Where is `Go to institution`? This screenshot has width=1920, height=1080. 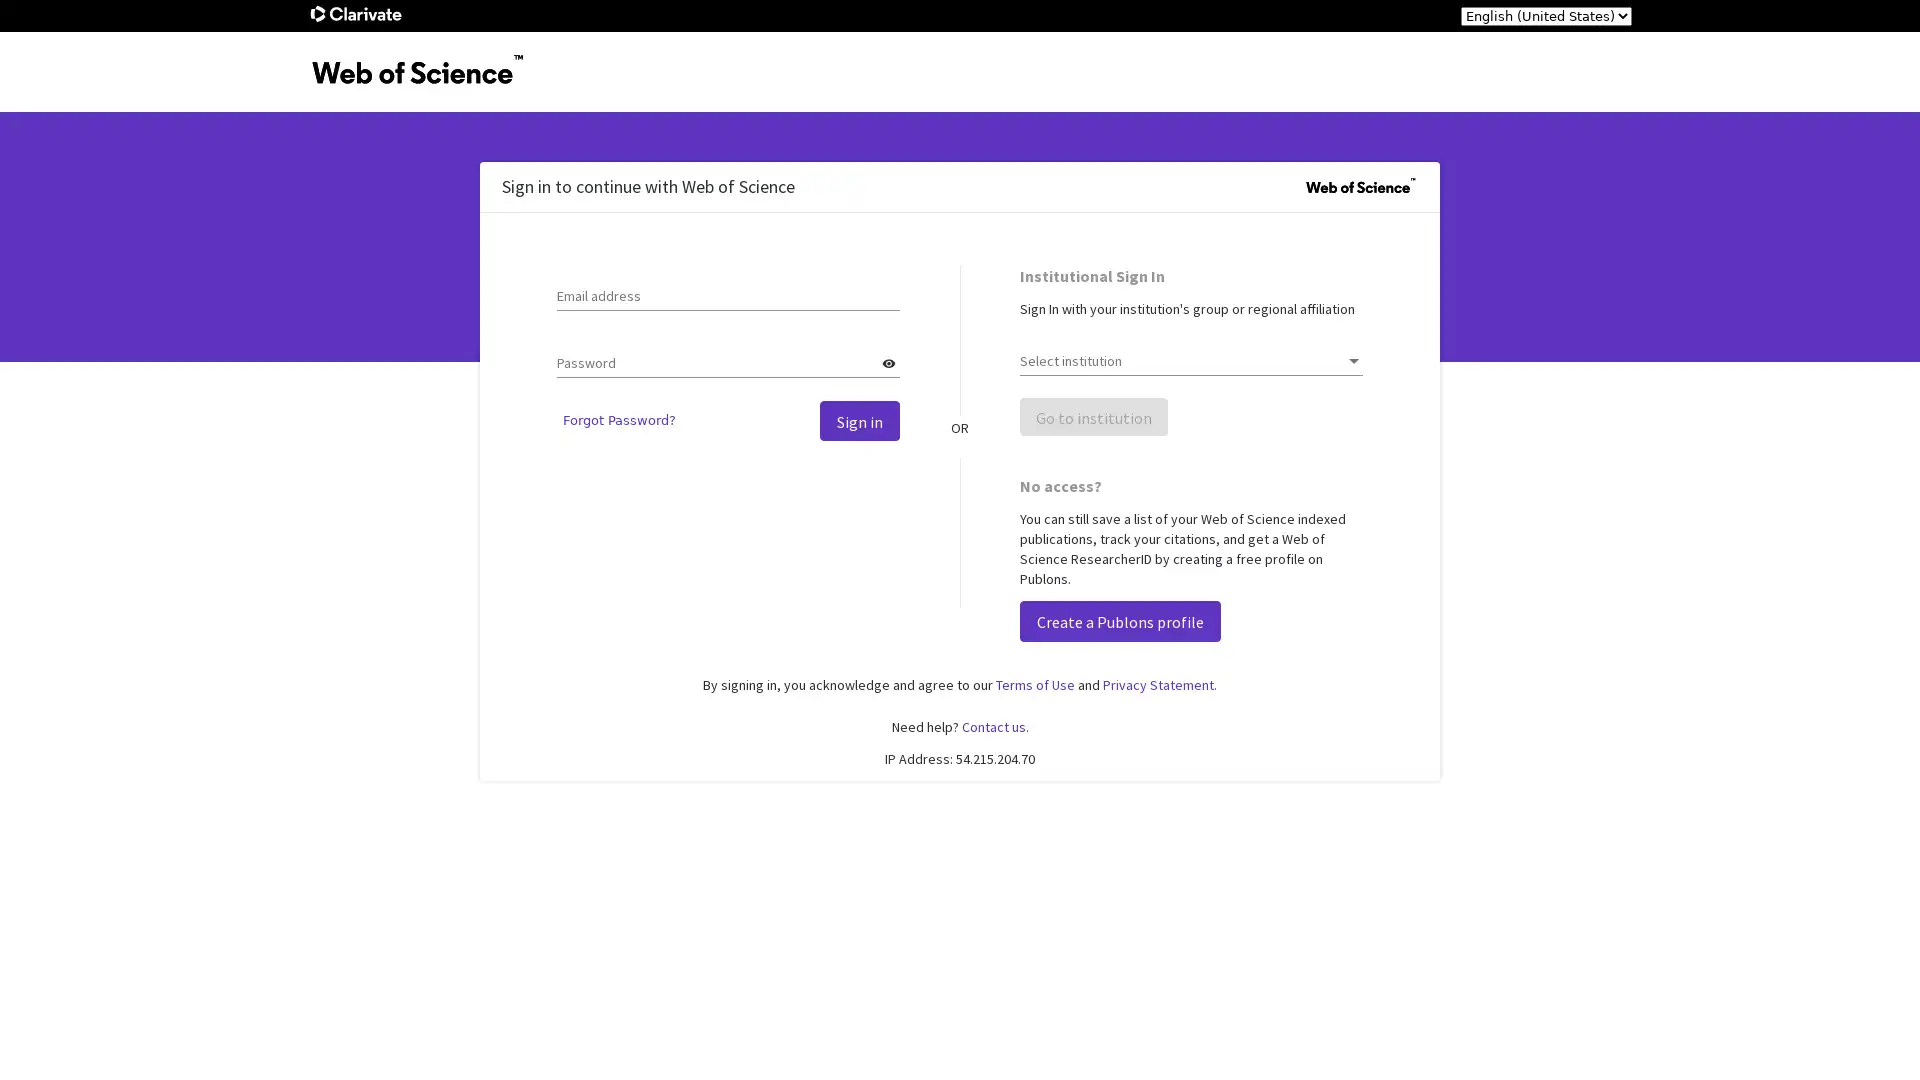
Go to institution is located at coordinates (1093, 415).